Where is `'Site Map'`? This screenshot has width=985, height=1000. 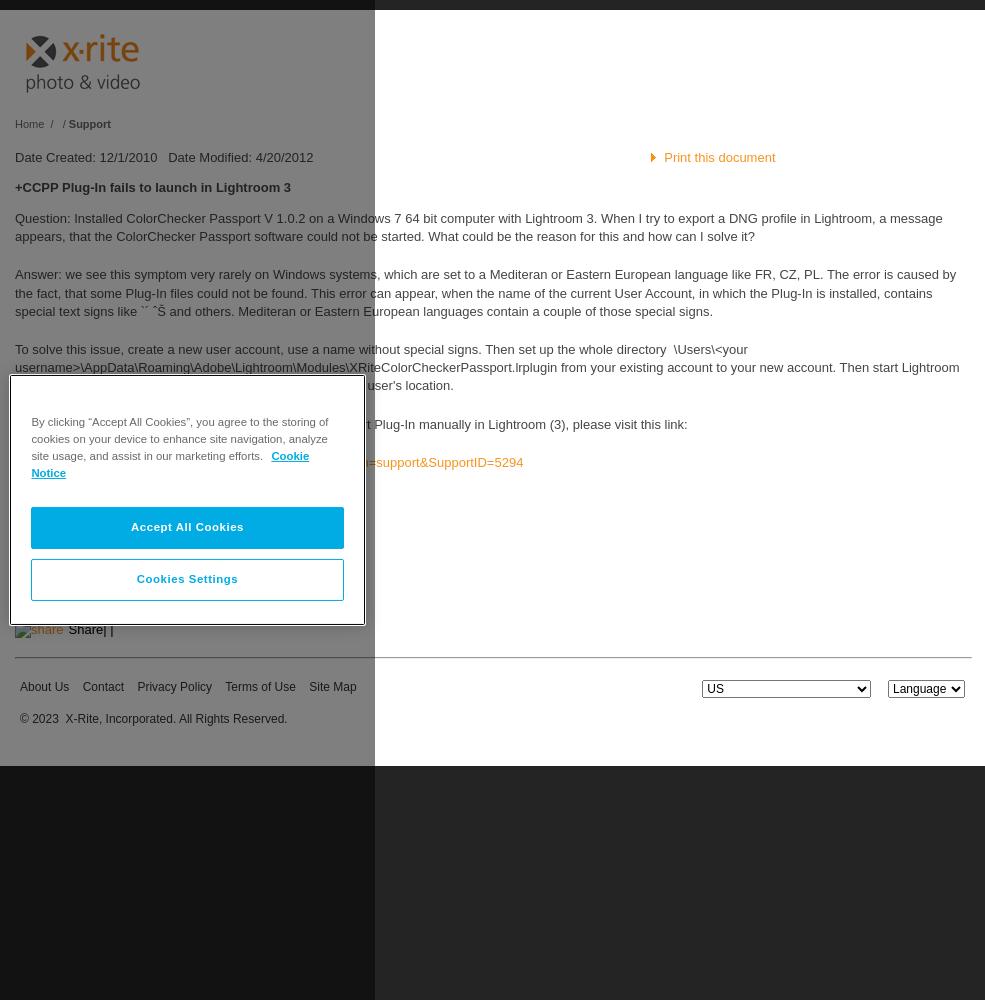 'Site Map' is located at coordinates (332, 687).